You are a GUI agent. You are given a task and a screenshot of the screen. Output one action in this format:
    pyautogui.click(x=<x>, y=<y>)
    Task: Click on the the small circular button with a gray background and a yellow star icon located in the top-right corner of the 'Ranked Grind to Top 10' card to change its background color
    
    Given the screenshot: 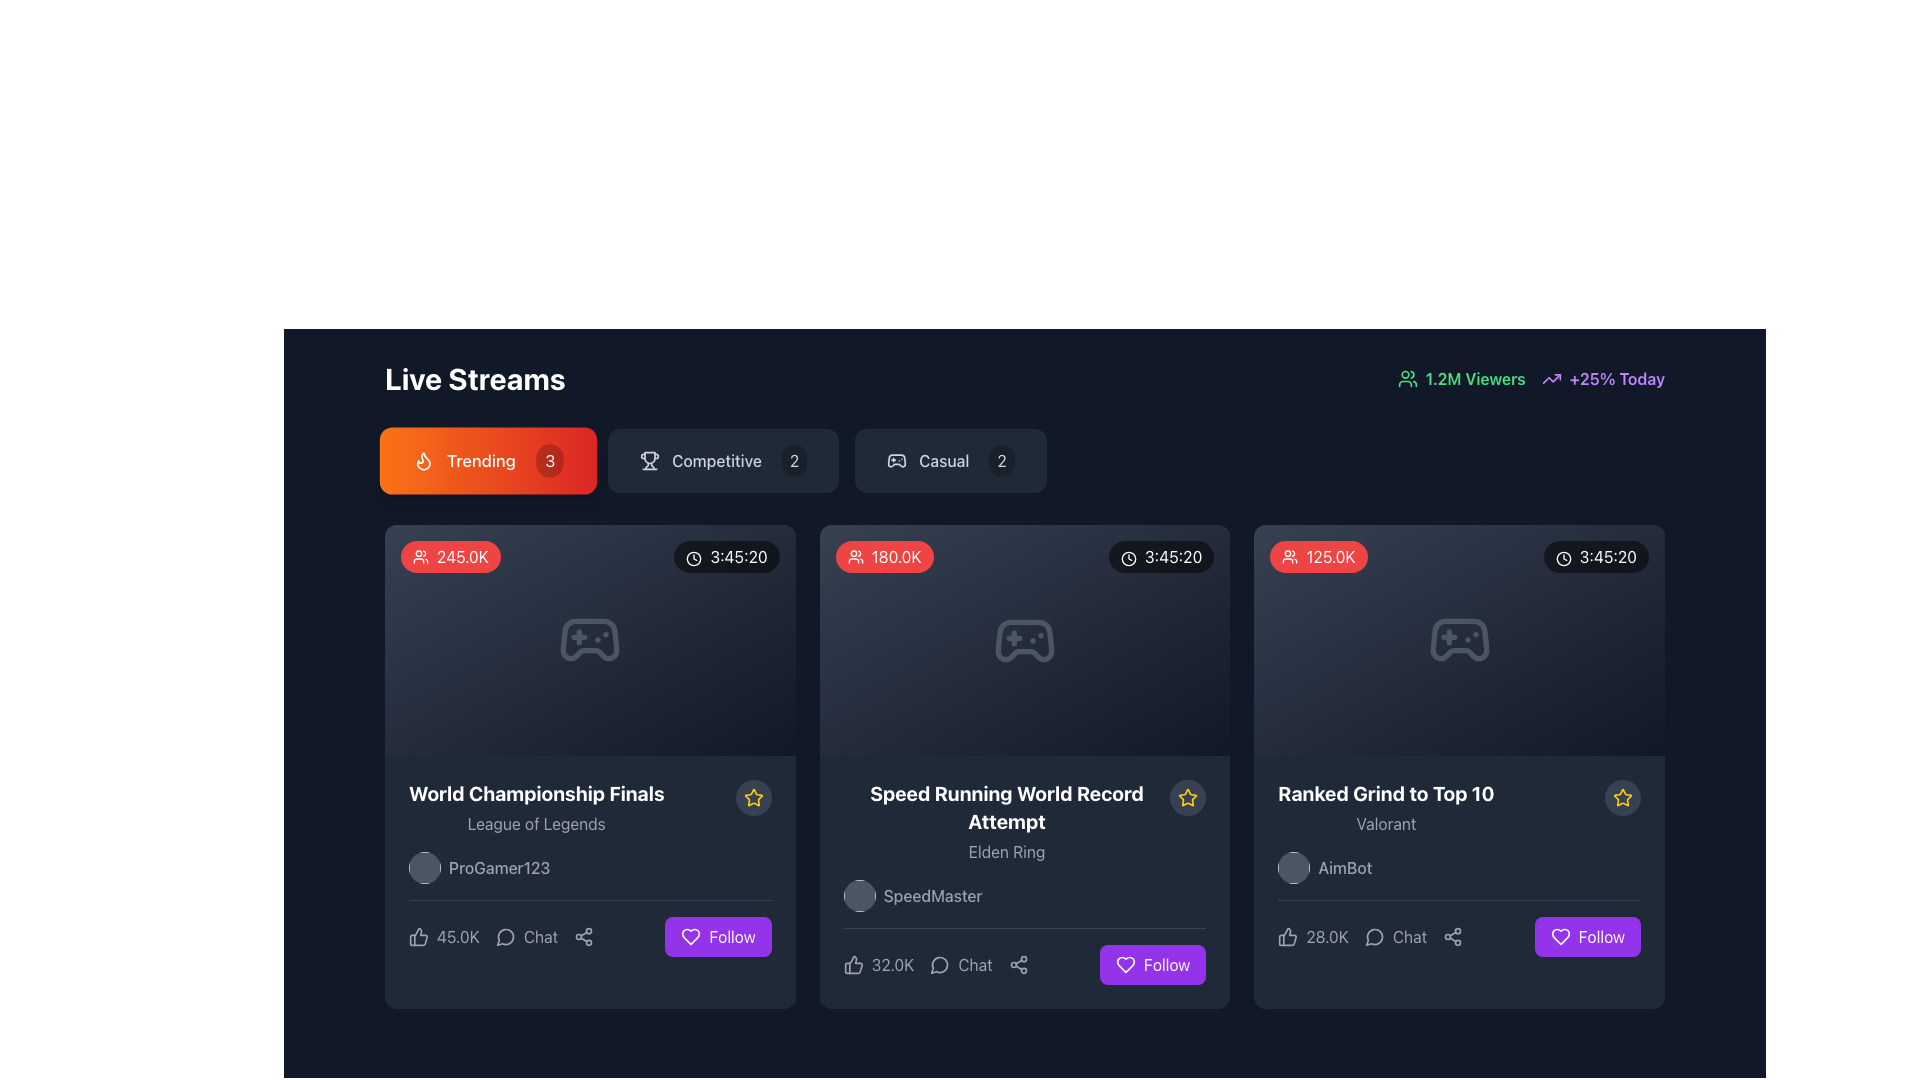 What is the action you would take?
    pyautogui.click(x=1622, y=797)
    